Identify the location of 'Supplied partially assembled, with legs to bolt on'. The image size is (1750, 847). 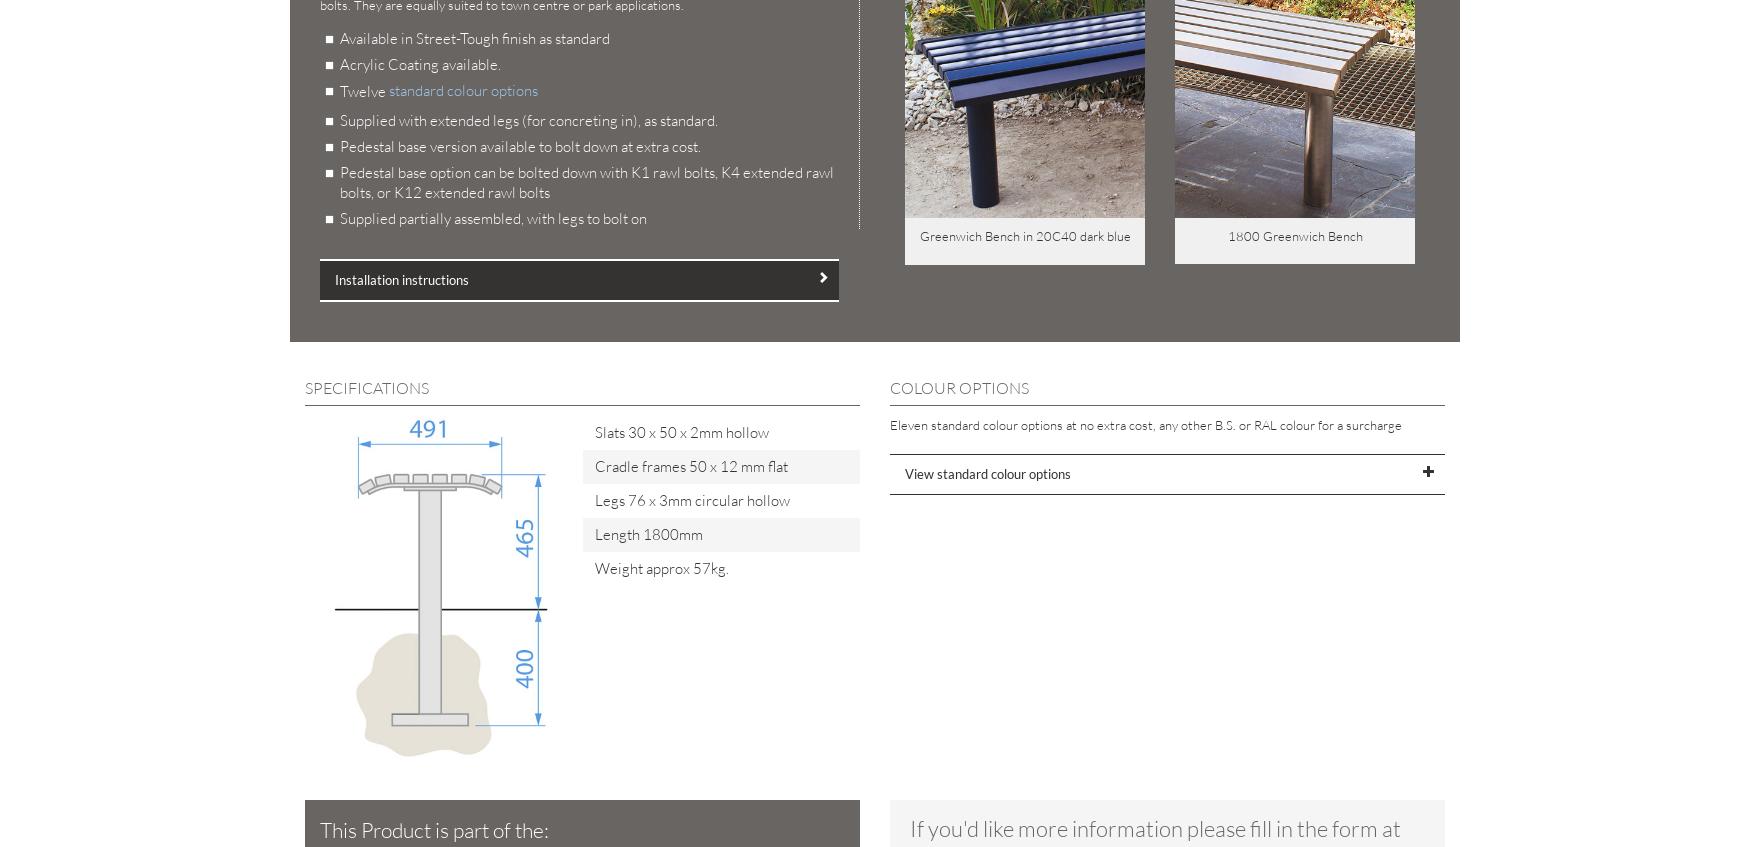
(493, 218).